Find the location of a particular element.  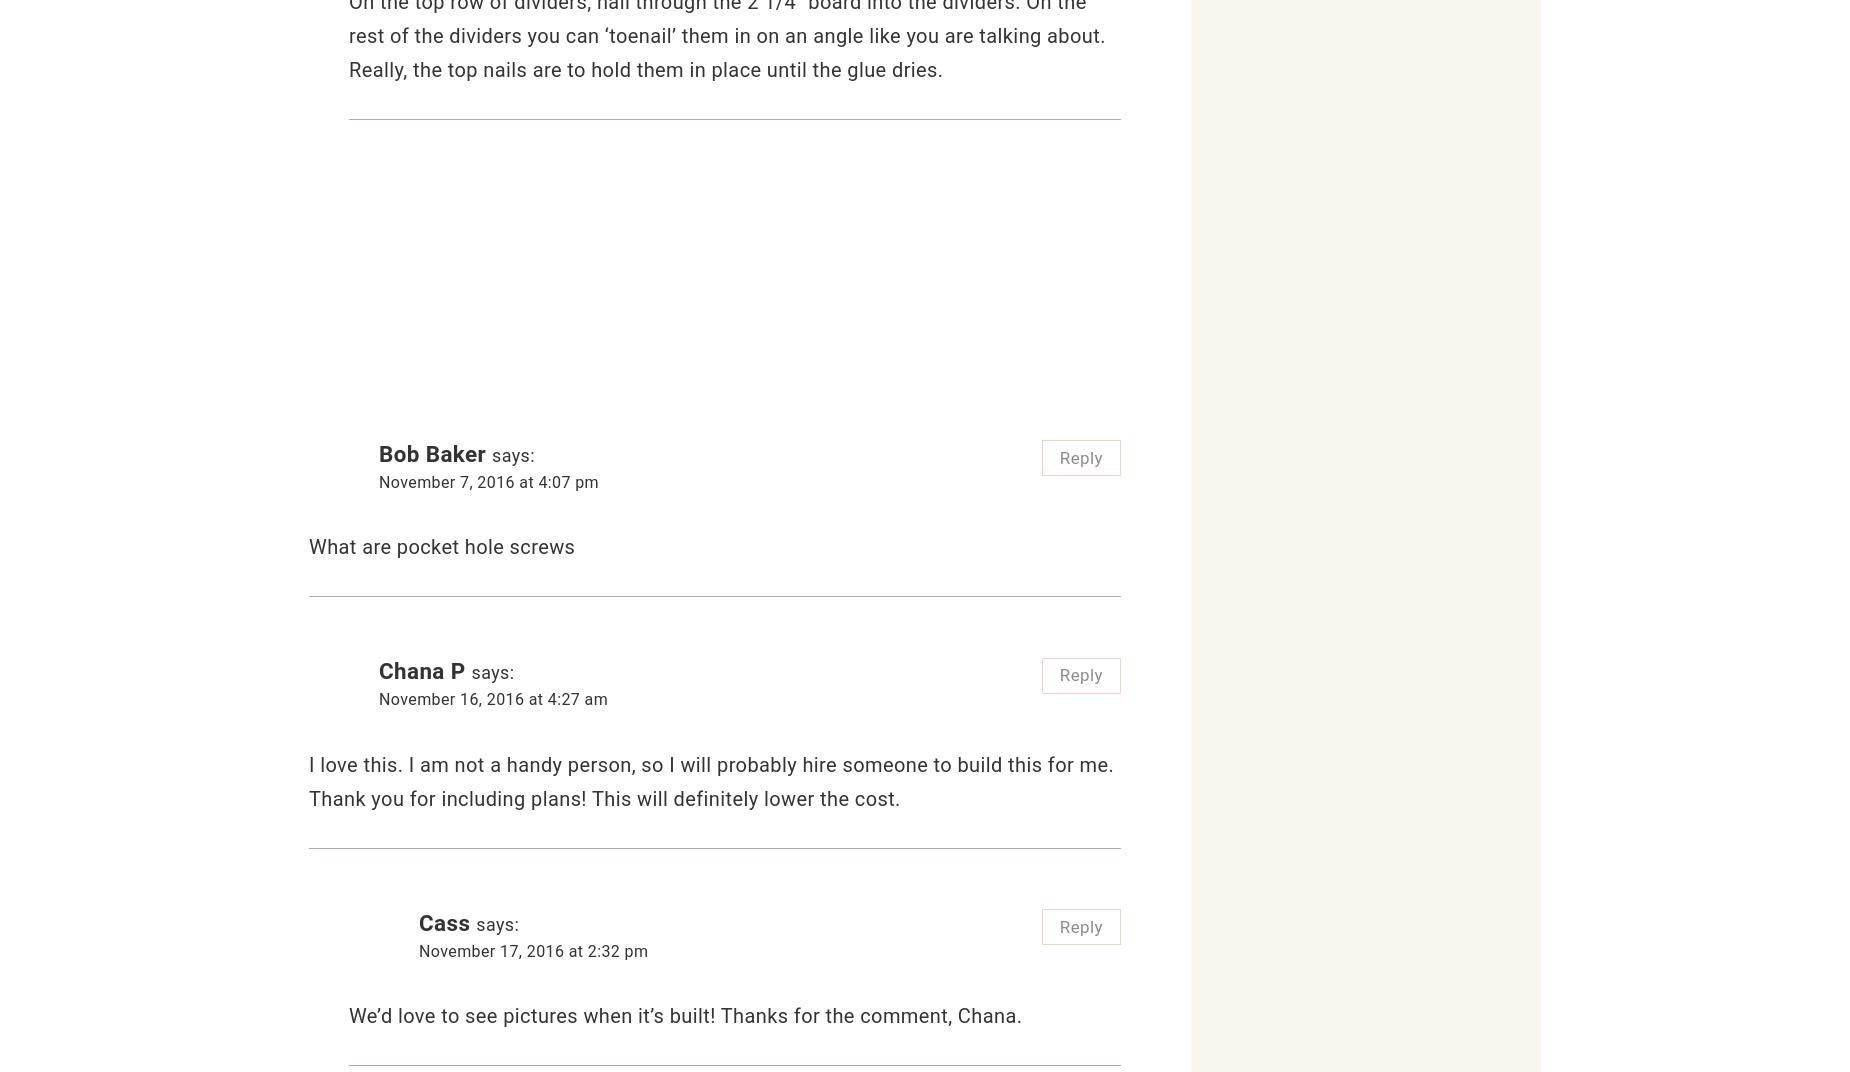

'We’d love to see pictures when it’s built! Thanks for the comment, Chana.' is located at coordinates (347, 1014).